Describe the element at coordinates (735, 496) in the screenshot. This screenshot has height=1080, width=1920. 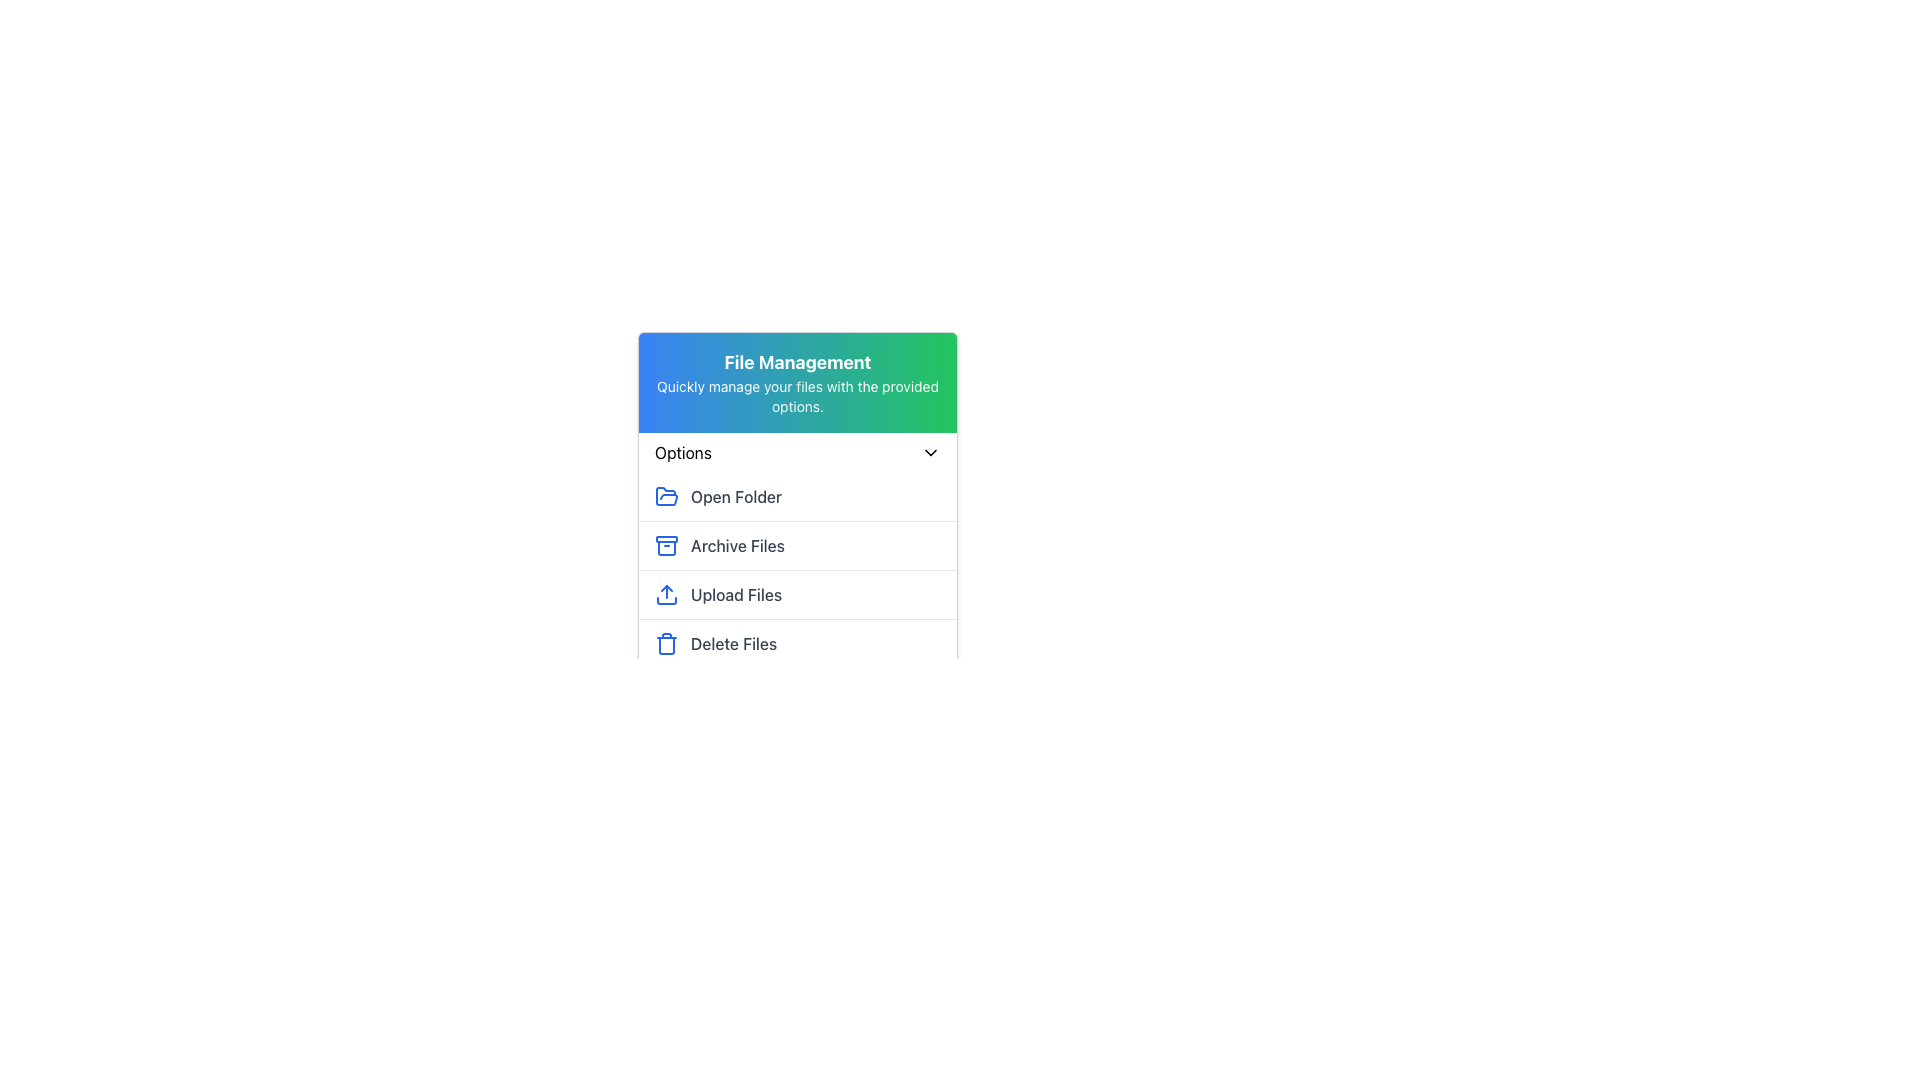
I see `the Text label that describes the action related` at that location.